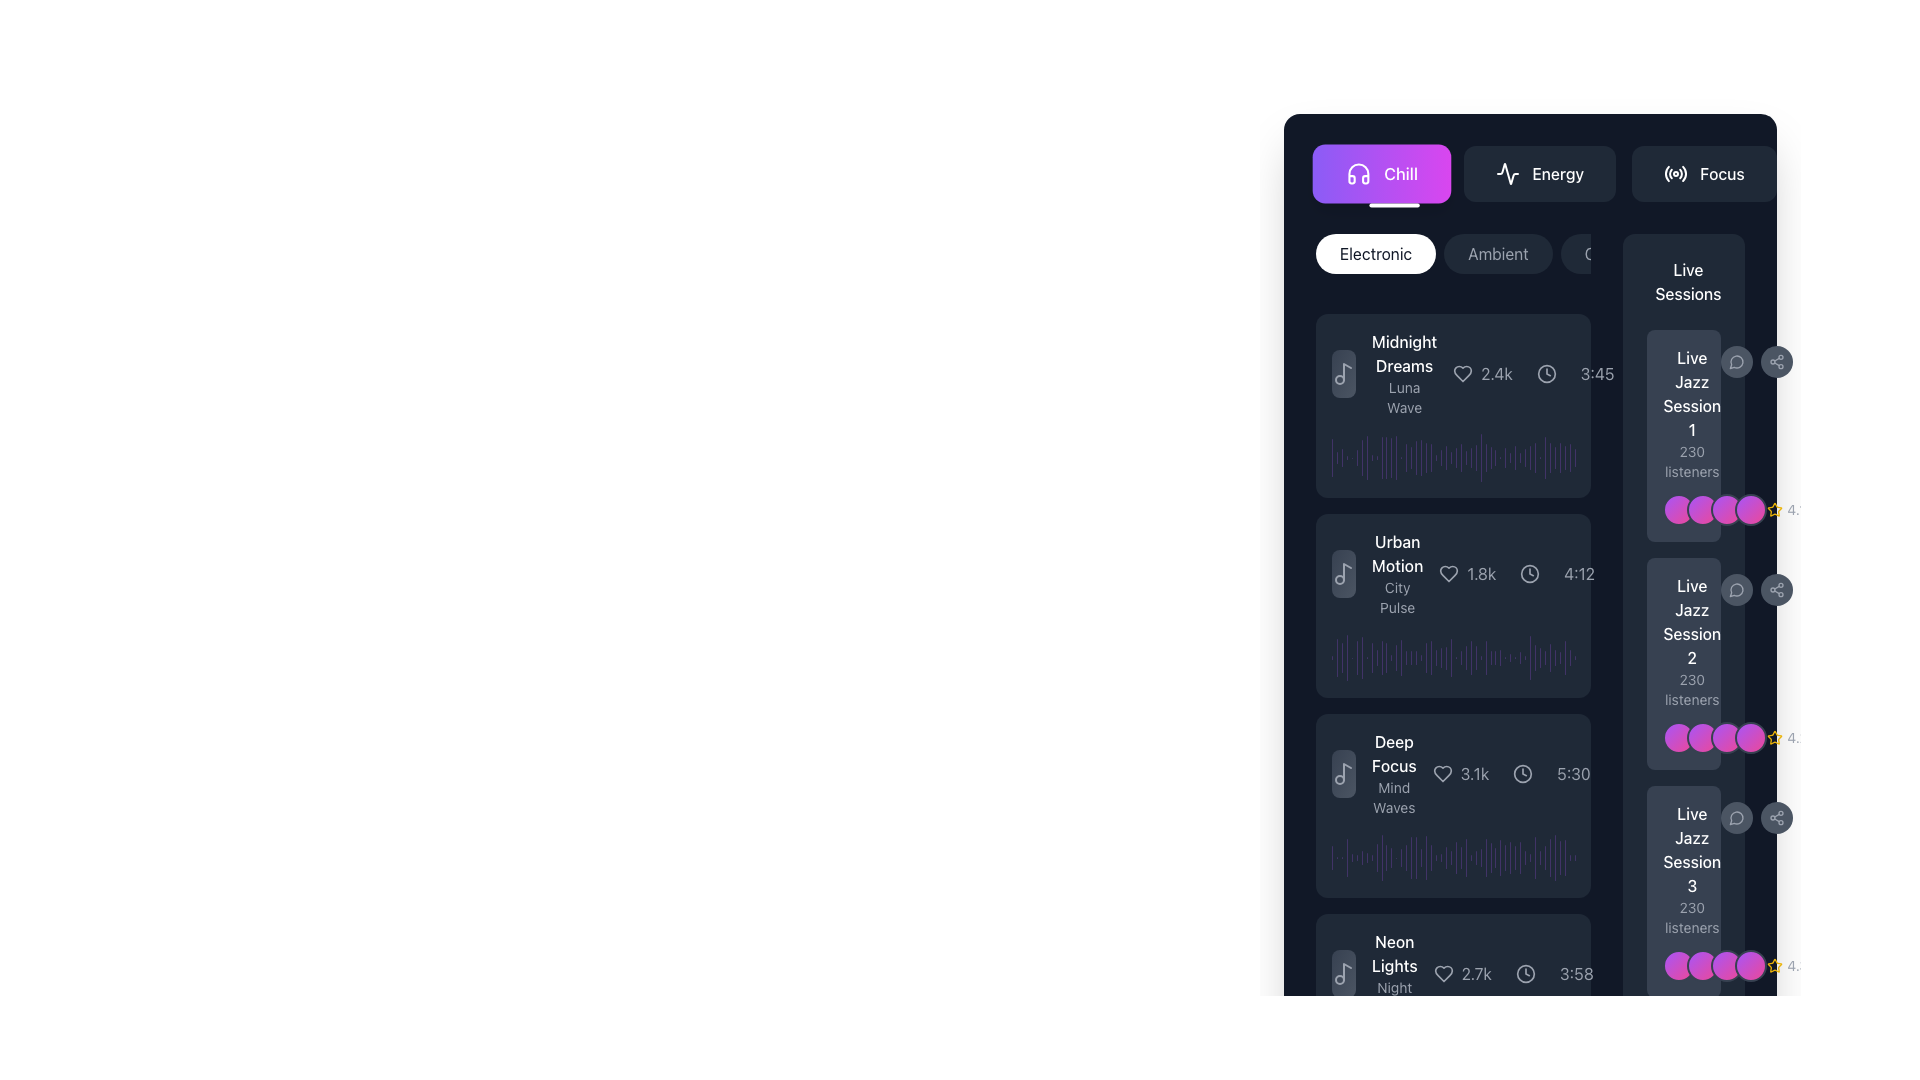  I want to click on the first button in the button section, so click(1381, 172).